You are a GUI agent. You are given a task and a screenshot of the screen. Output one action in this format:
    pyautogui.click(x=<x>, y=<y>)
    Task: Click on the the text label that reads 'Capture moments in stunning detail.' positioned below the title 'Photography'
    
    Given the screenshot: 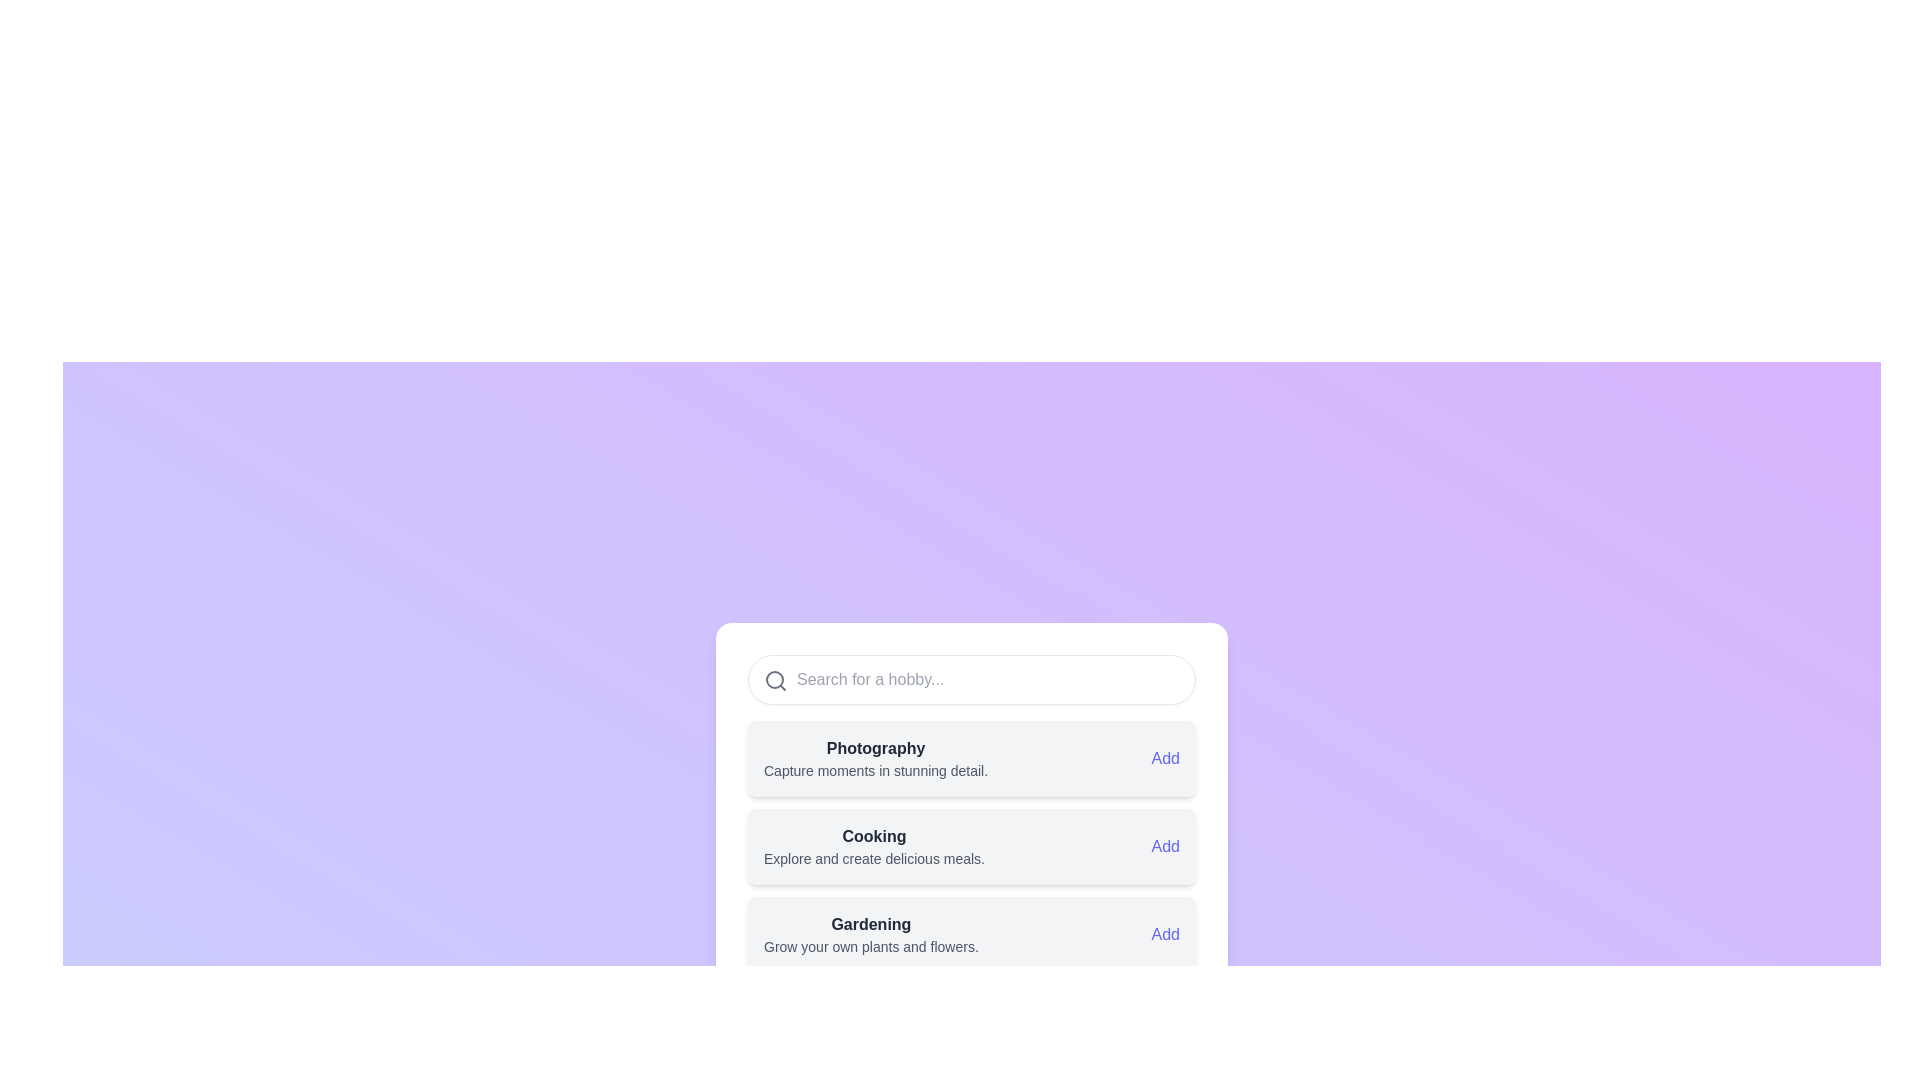 What is the action you would take?
    pyautogui.click(x=876, y=770)
    